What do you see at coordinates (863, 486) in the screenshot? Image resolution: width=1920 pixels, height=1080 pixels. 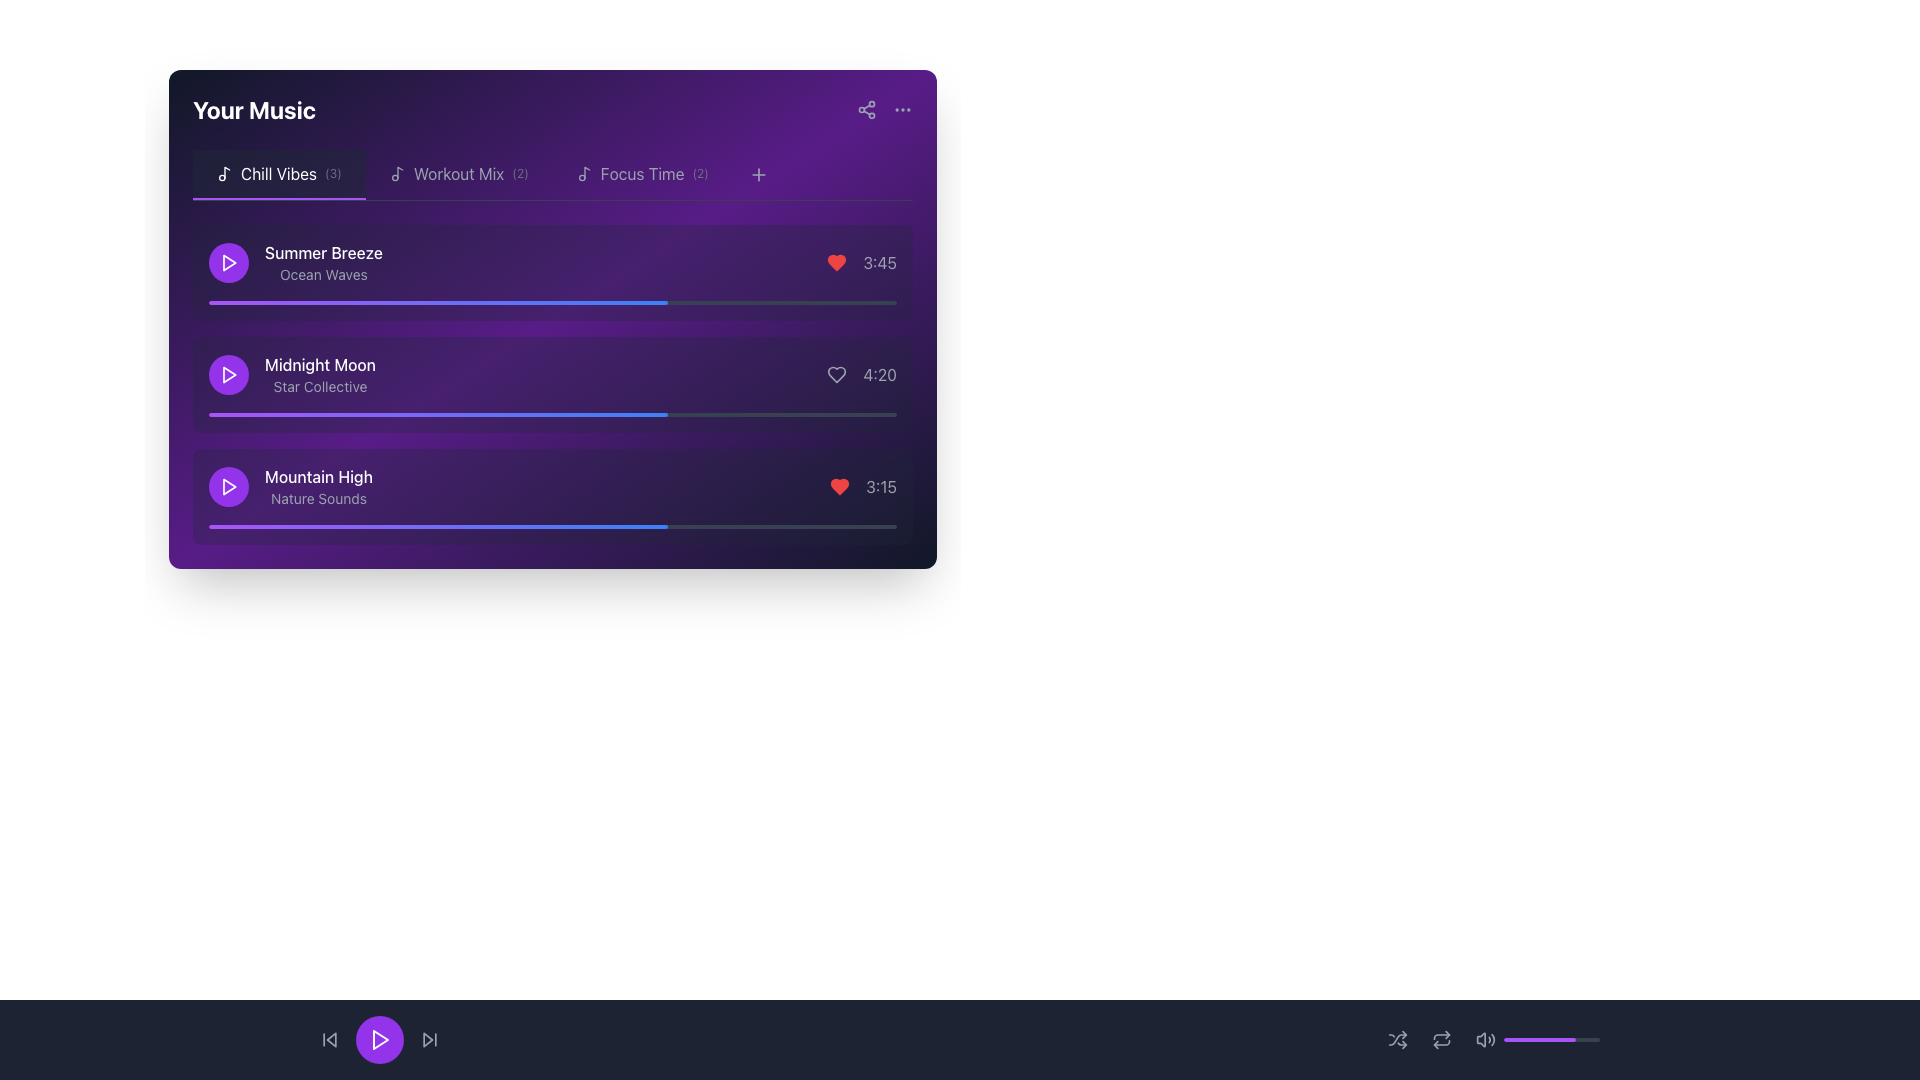 I see `the heart icon in the 'Your Music' section of the 'Mountain High' card to mark the song as favorite` at bounding box center [863, 486].